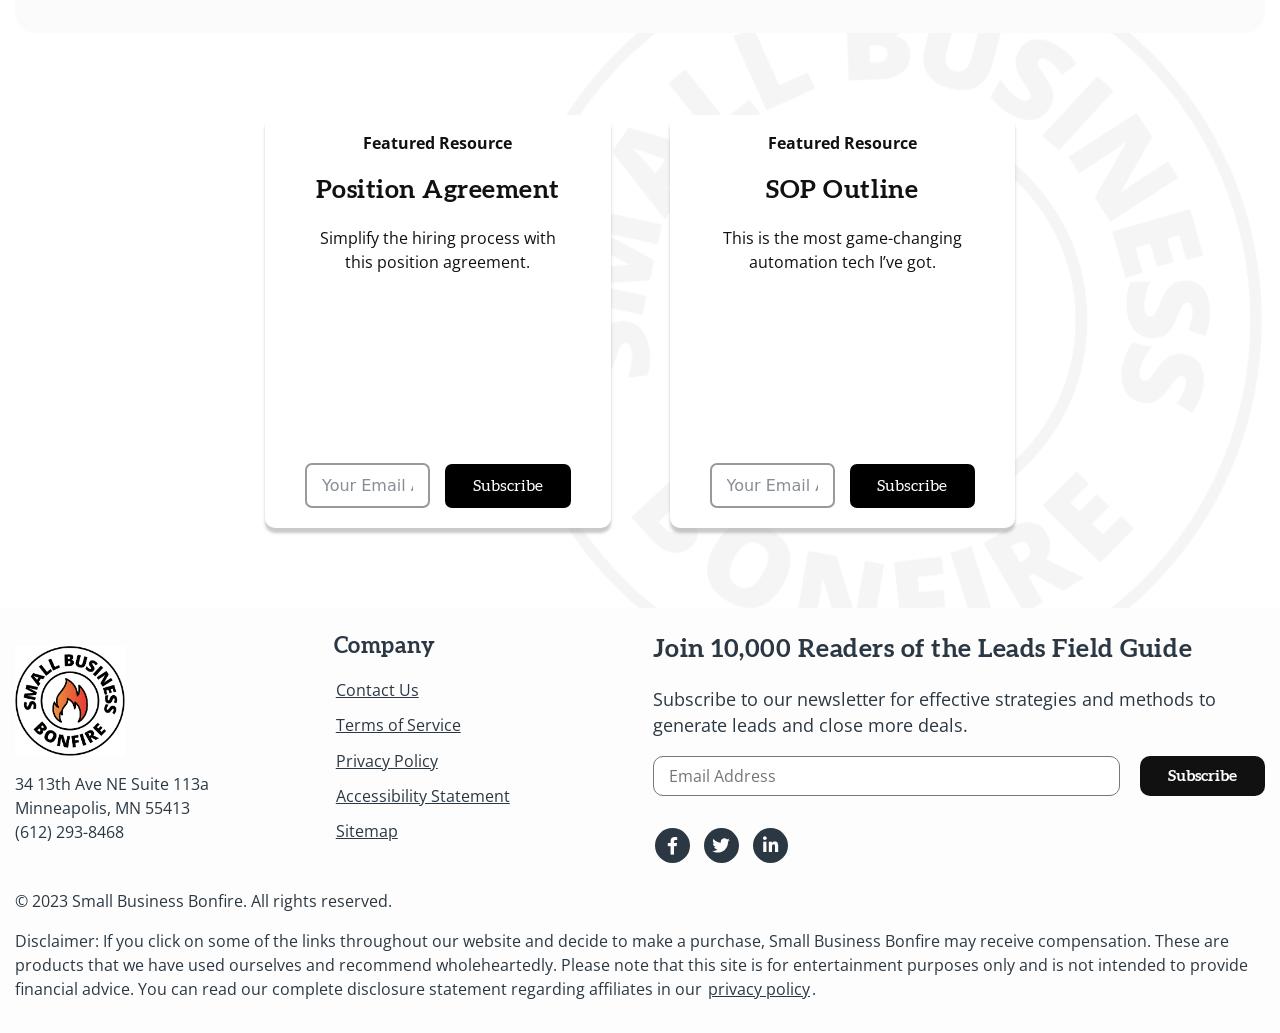 This screenshot has height=1033, width=1280. I want to click on '© 2023 Small Business Bonfire. All rights reserved.', so click(203, 899).